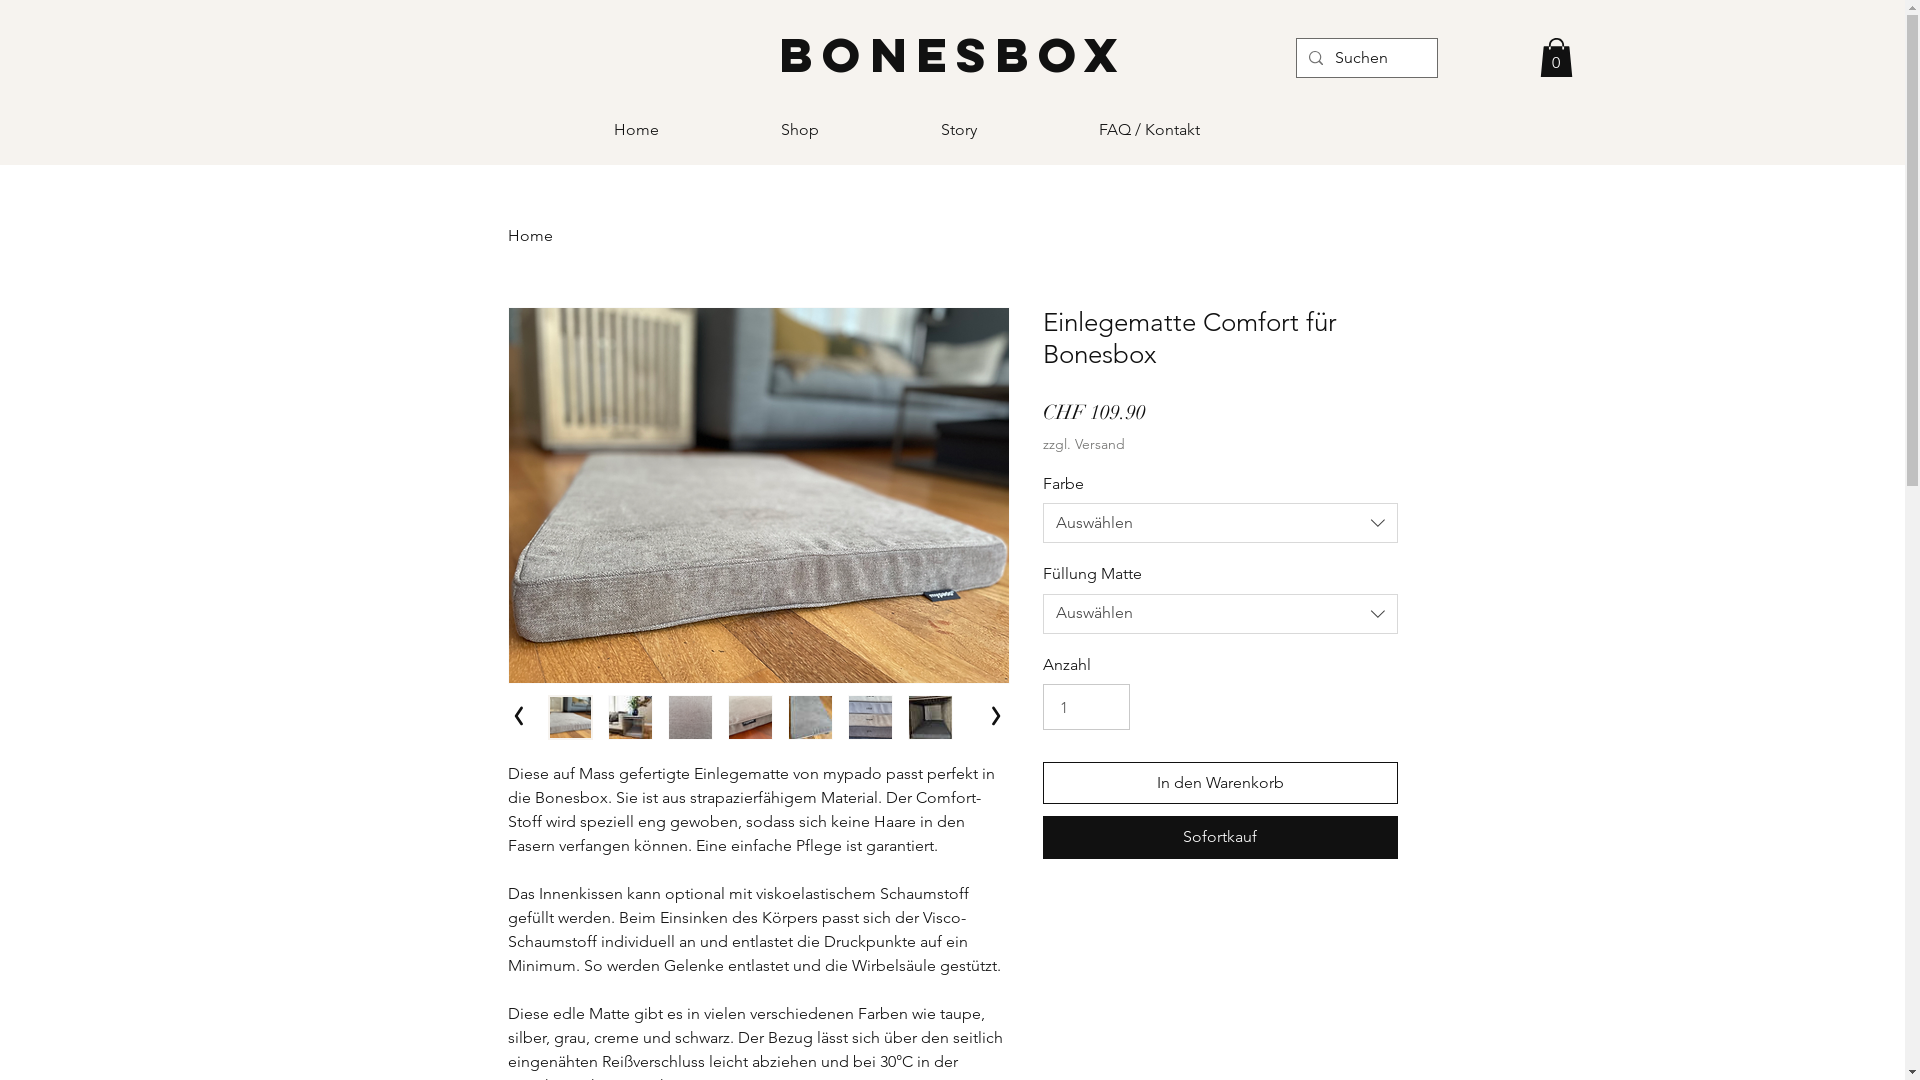 The width and height of the screenshot is (1920, 1080). Describe the element at coordinates (1004, 130) in the screenshot. I see `'Story'` at that location.